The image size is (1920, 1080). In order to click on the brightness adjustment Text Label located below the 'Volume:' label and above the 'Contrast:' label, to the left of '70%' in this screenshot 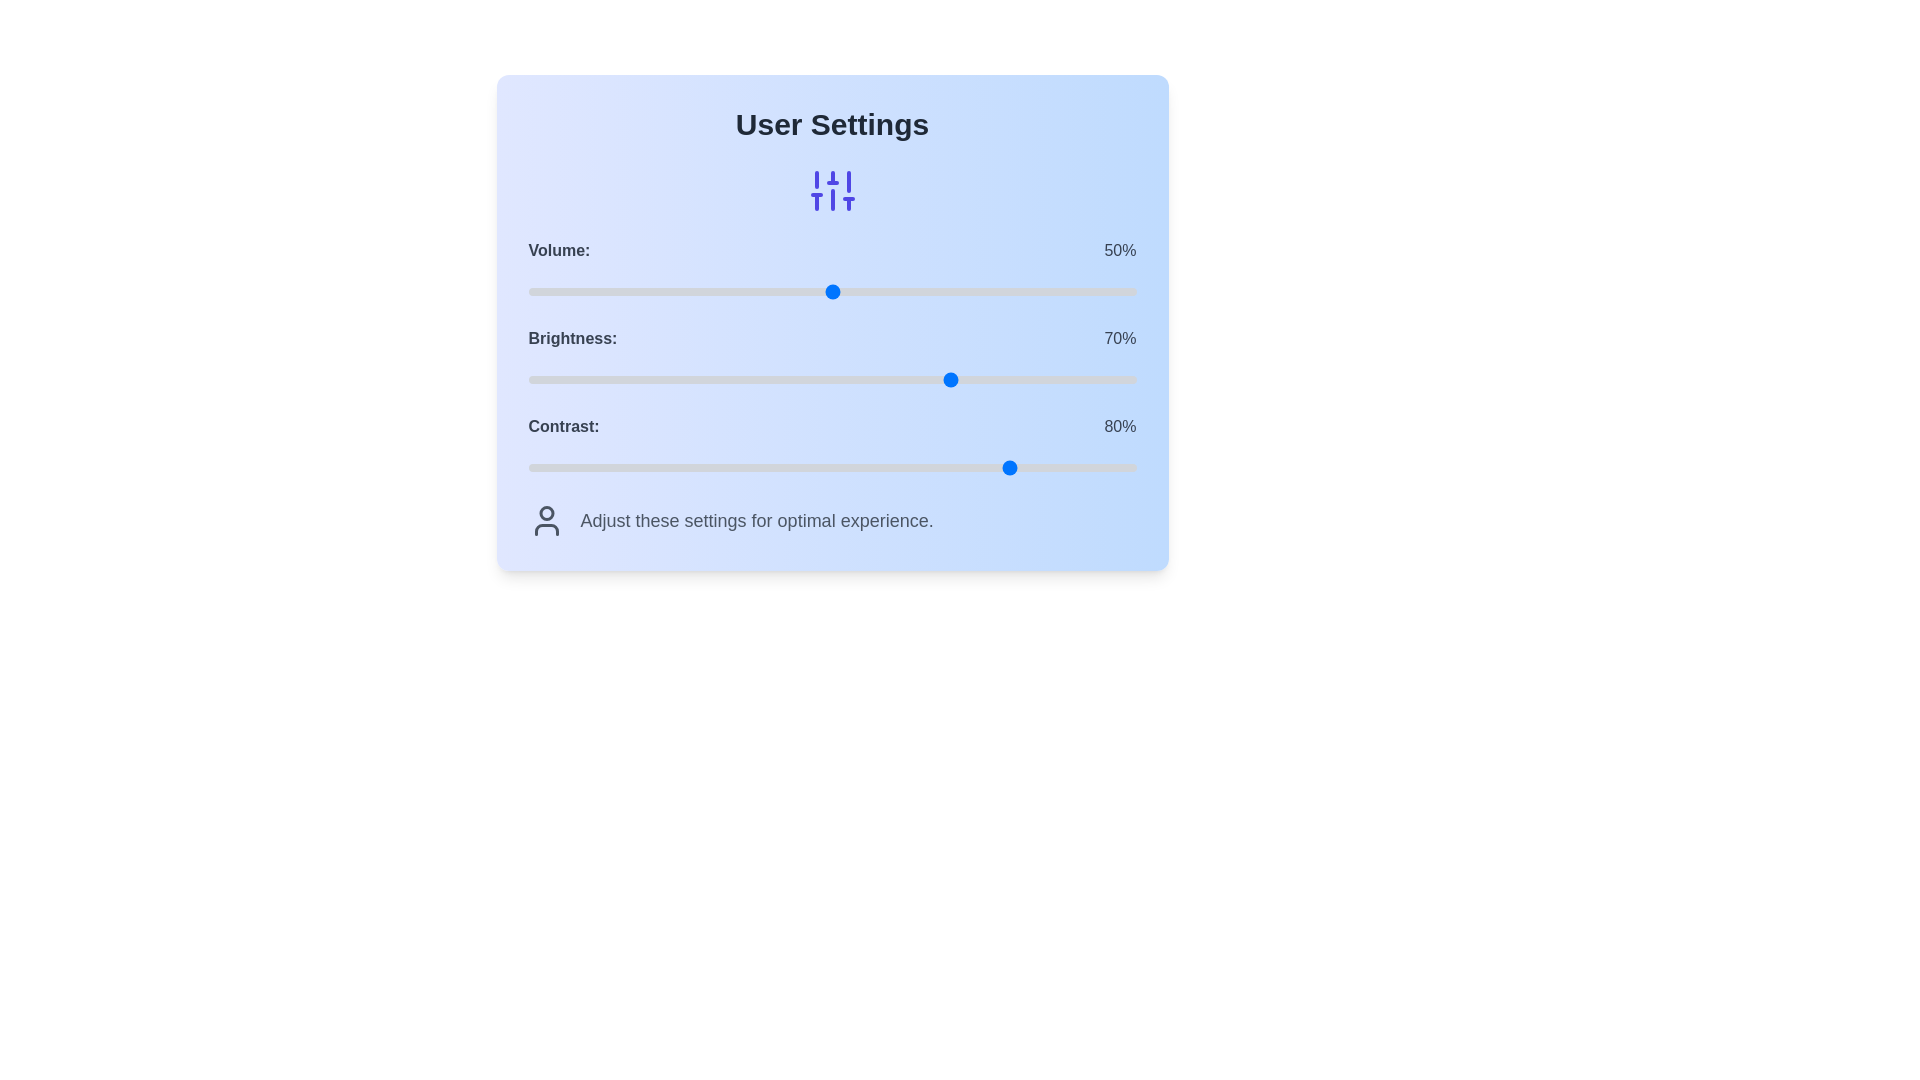, I will do `click(571, 338)`.